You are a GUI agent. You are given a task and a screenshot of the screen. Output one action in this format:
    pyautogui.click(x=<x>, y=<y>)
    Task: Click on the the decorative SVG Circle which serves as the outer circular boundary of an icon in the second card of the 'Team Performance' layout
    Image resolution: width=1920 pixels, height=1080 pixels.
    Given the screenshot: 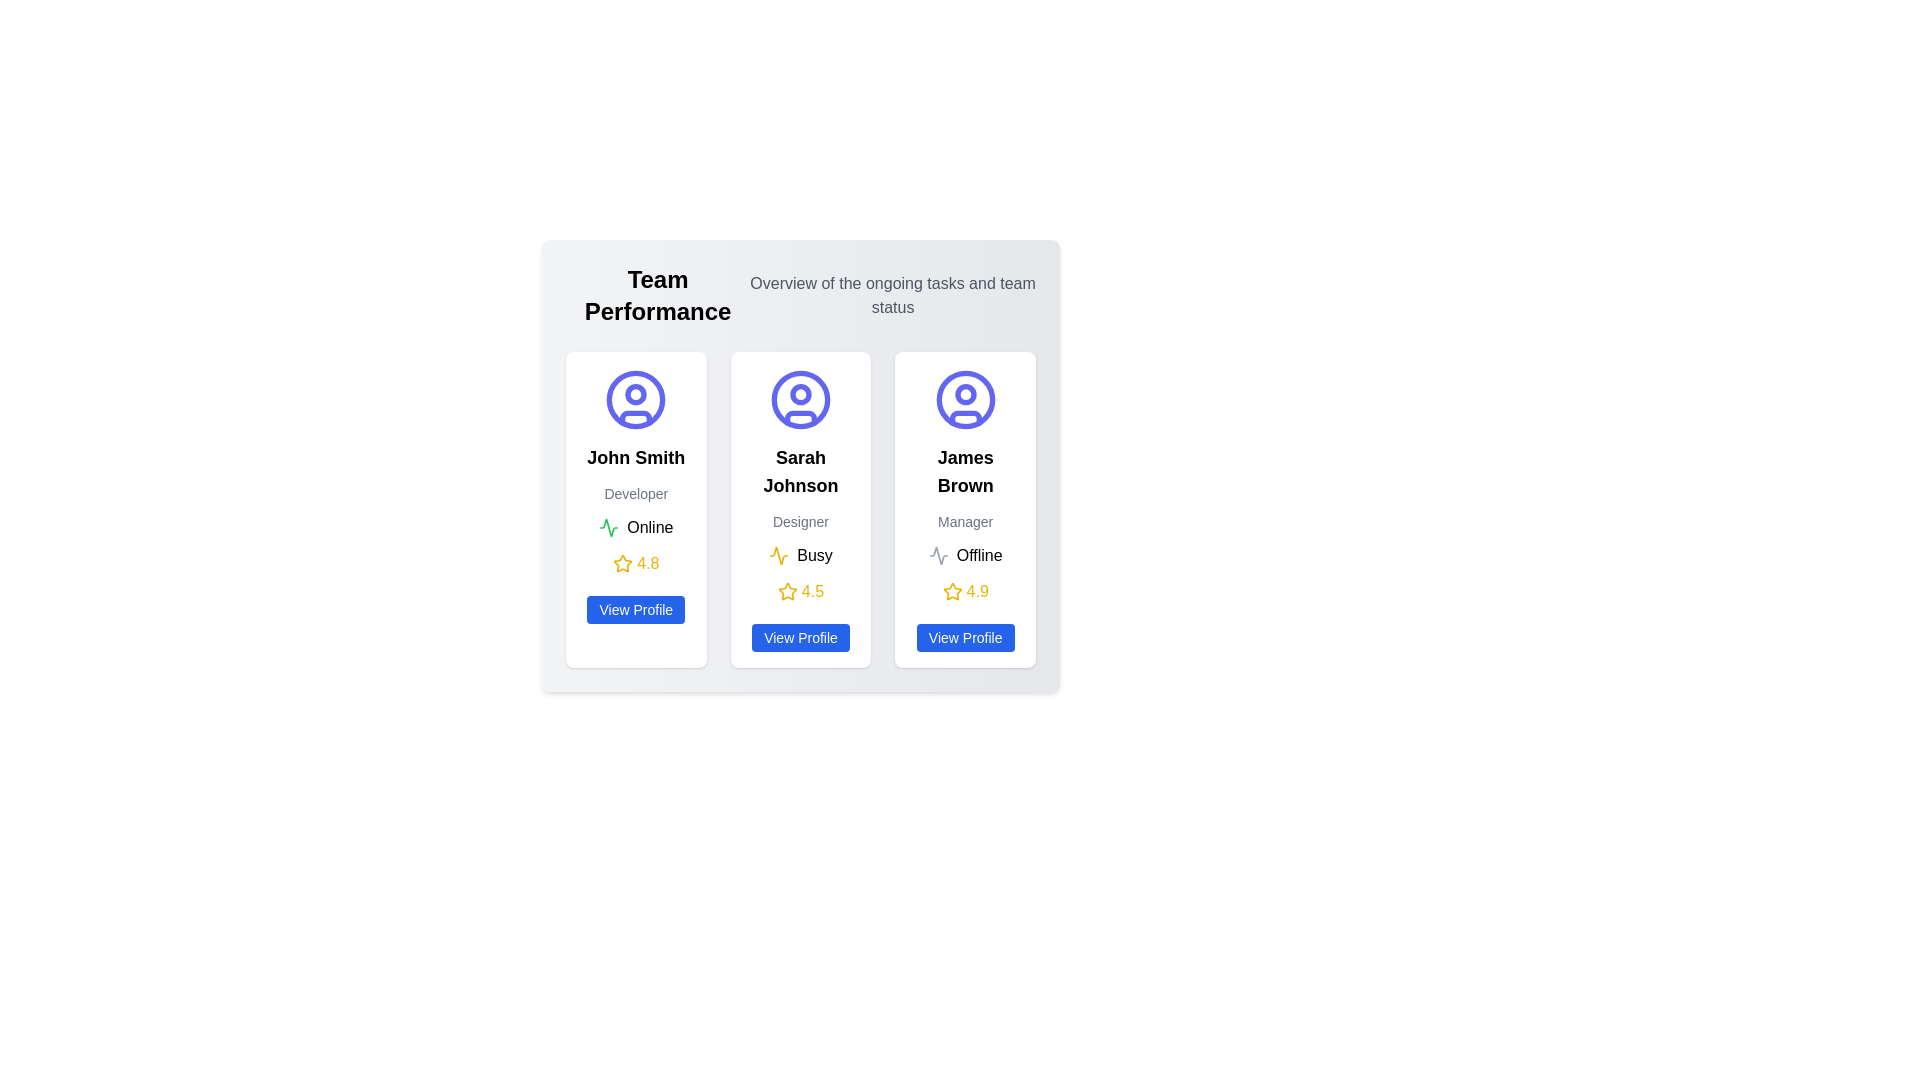 What is the action you would take?
    pyautogui.click(x=801, y=400)
    